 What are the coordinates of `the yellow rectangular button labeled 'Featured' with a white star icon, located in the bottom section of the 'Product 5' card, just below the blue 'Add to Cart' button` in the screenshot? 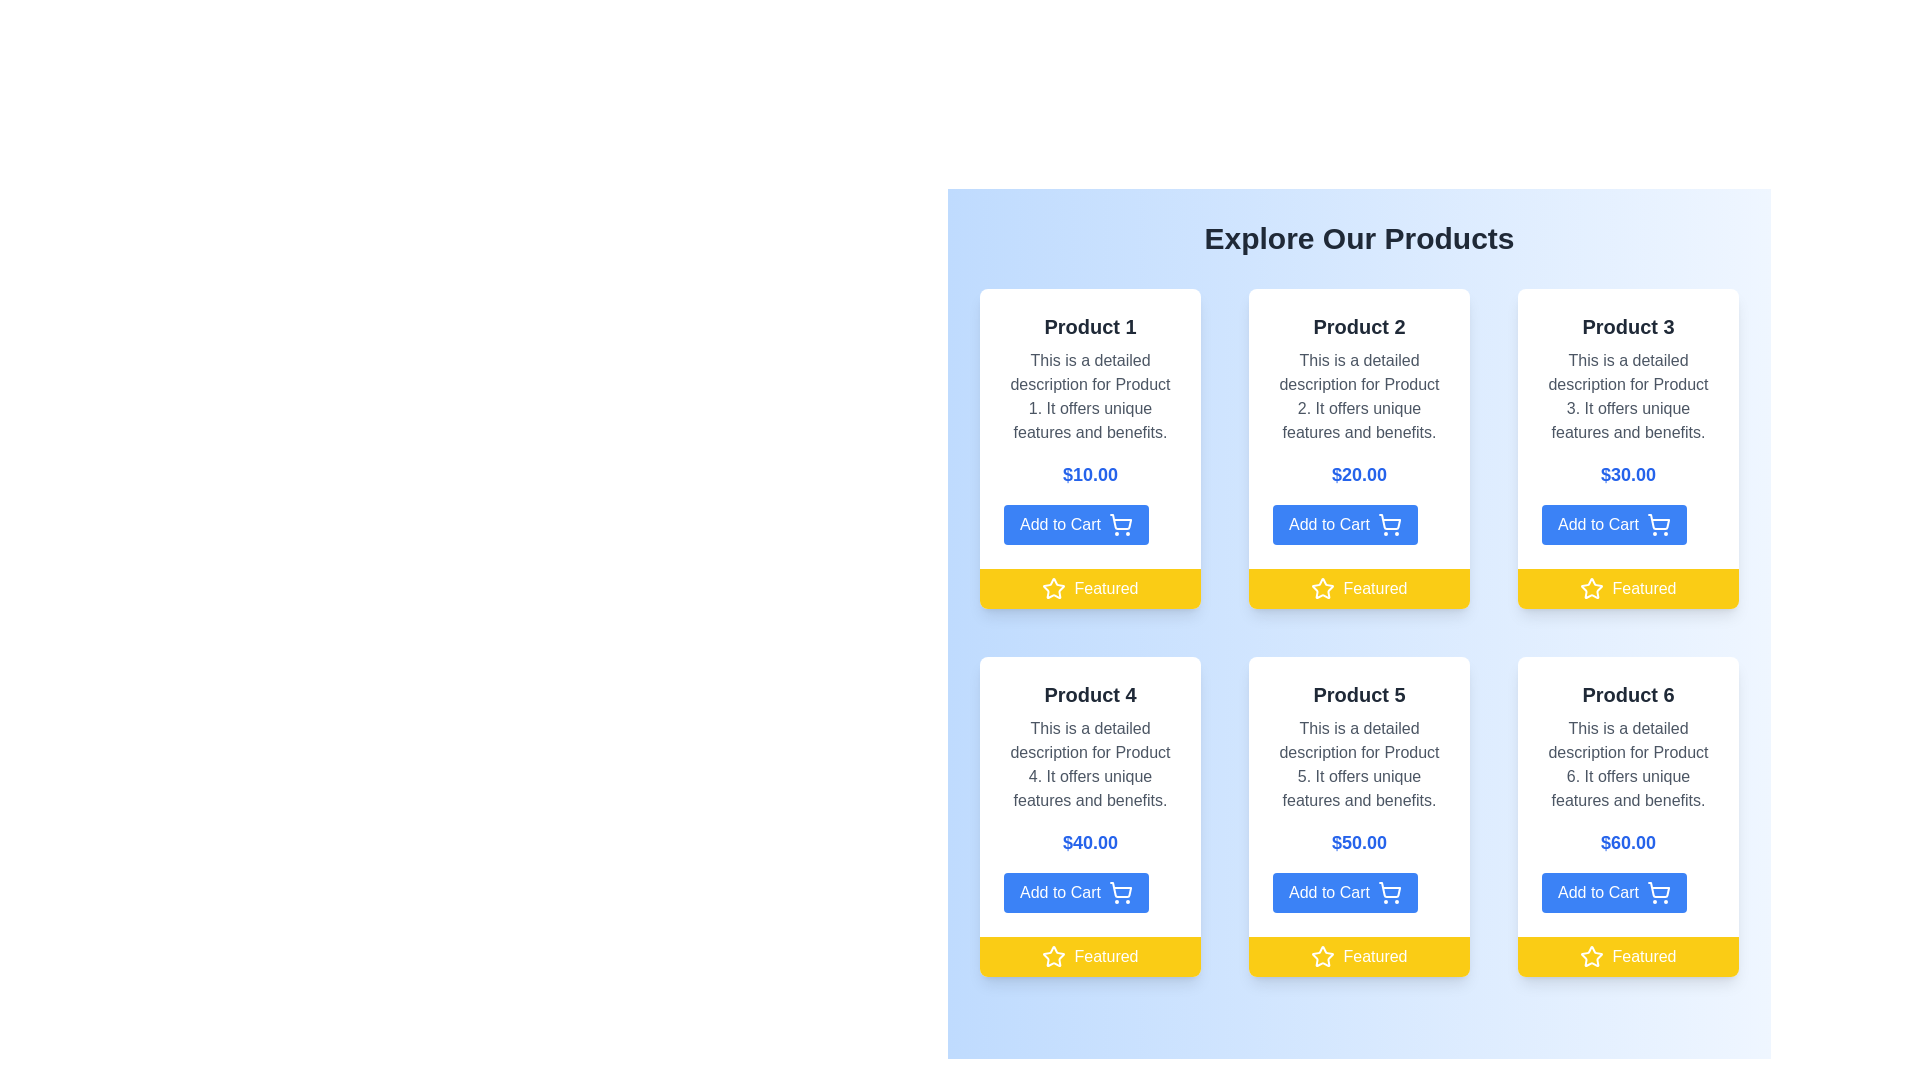 It's located at (1359, 955).